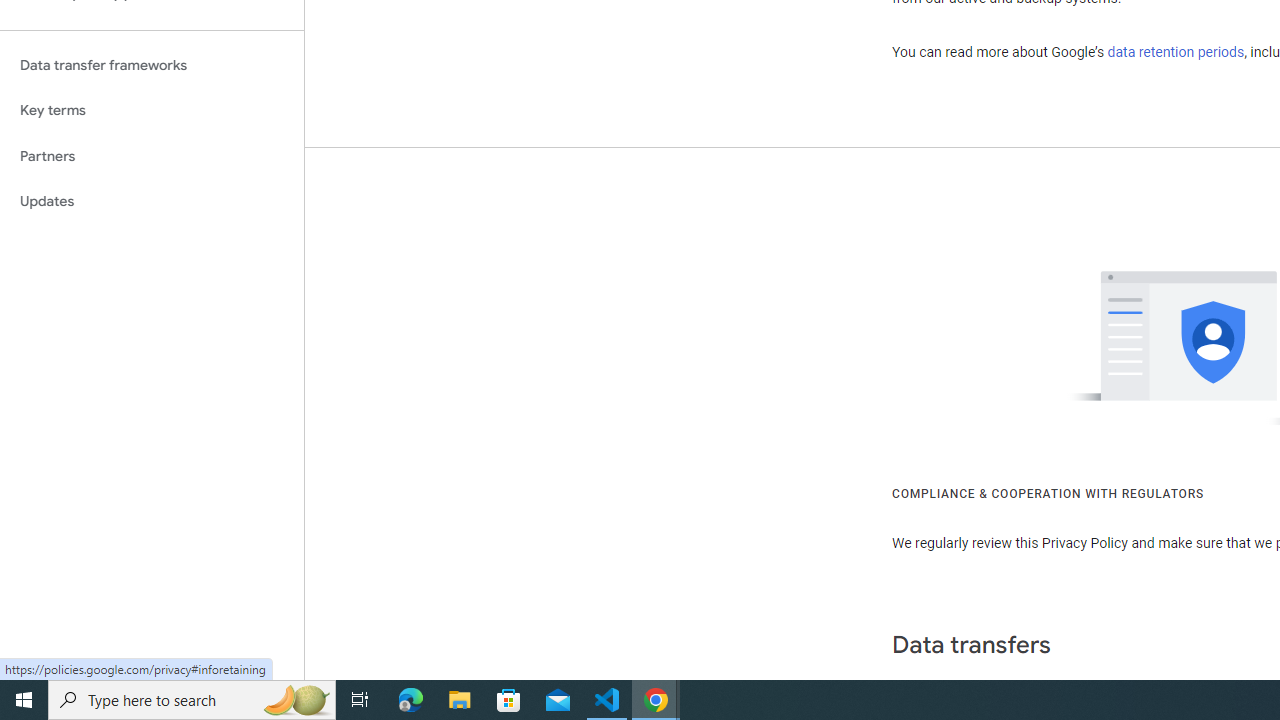 This screenshot has width=1280, height=720. What do you see at coordinates (1176, 51) in the screenshot?
I see `'data retention periods'` at bounding box center [1176, 51].